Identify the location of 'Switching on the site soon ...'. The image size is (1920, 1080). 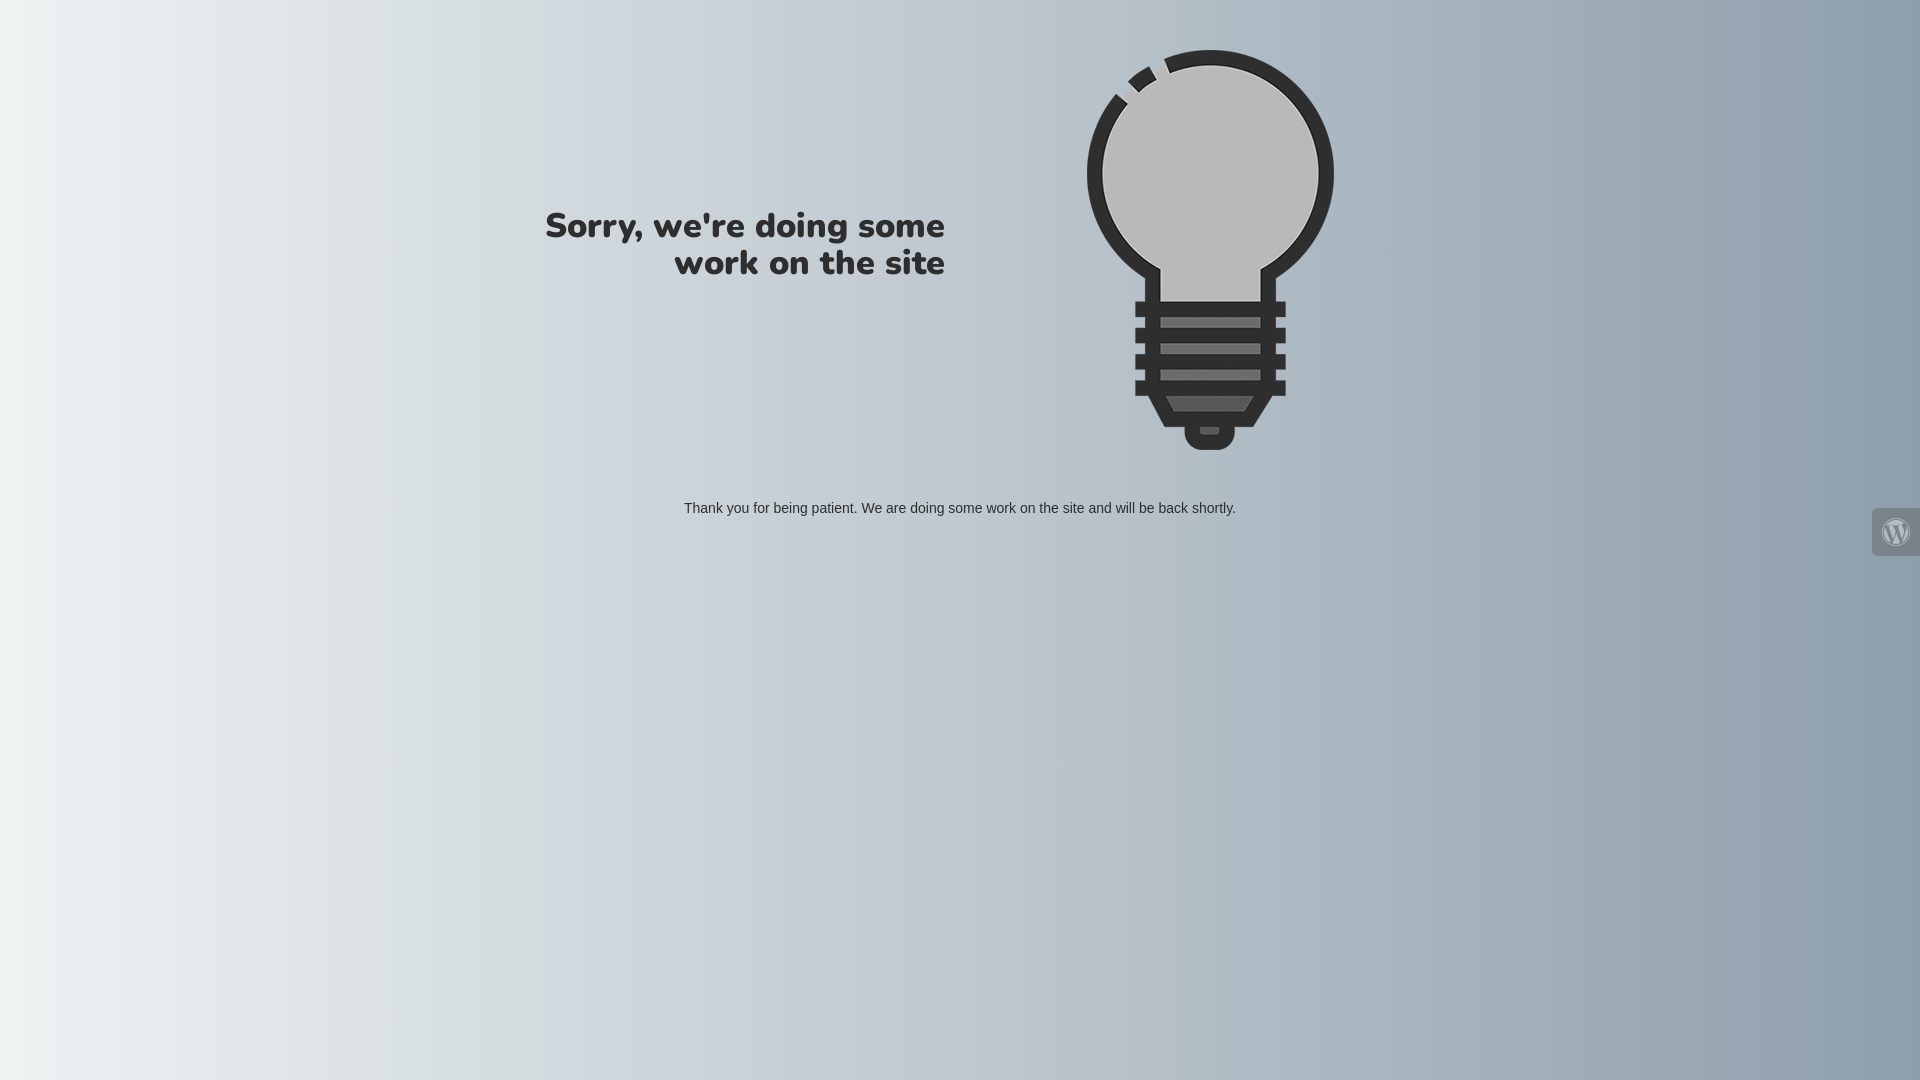
(1208, 249).